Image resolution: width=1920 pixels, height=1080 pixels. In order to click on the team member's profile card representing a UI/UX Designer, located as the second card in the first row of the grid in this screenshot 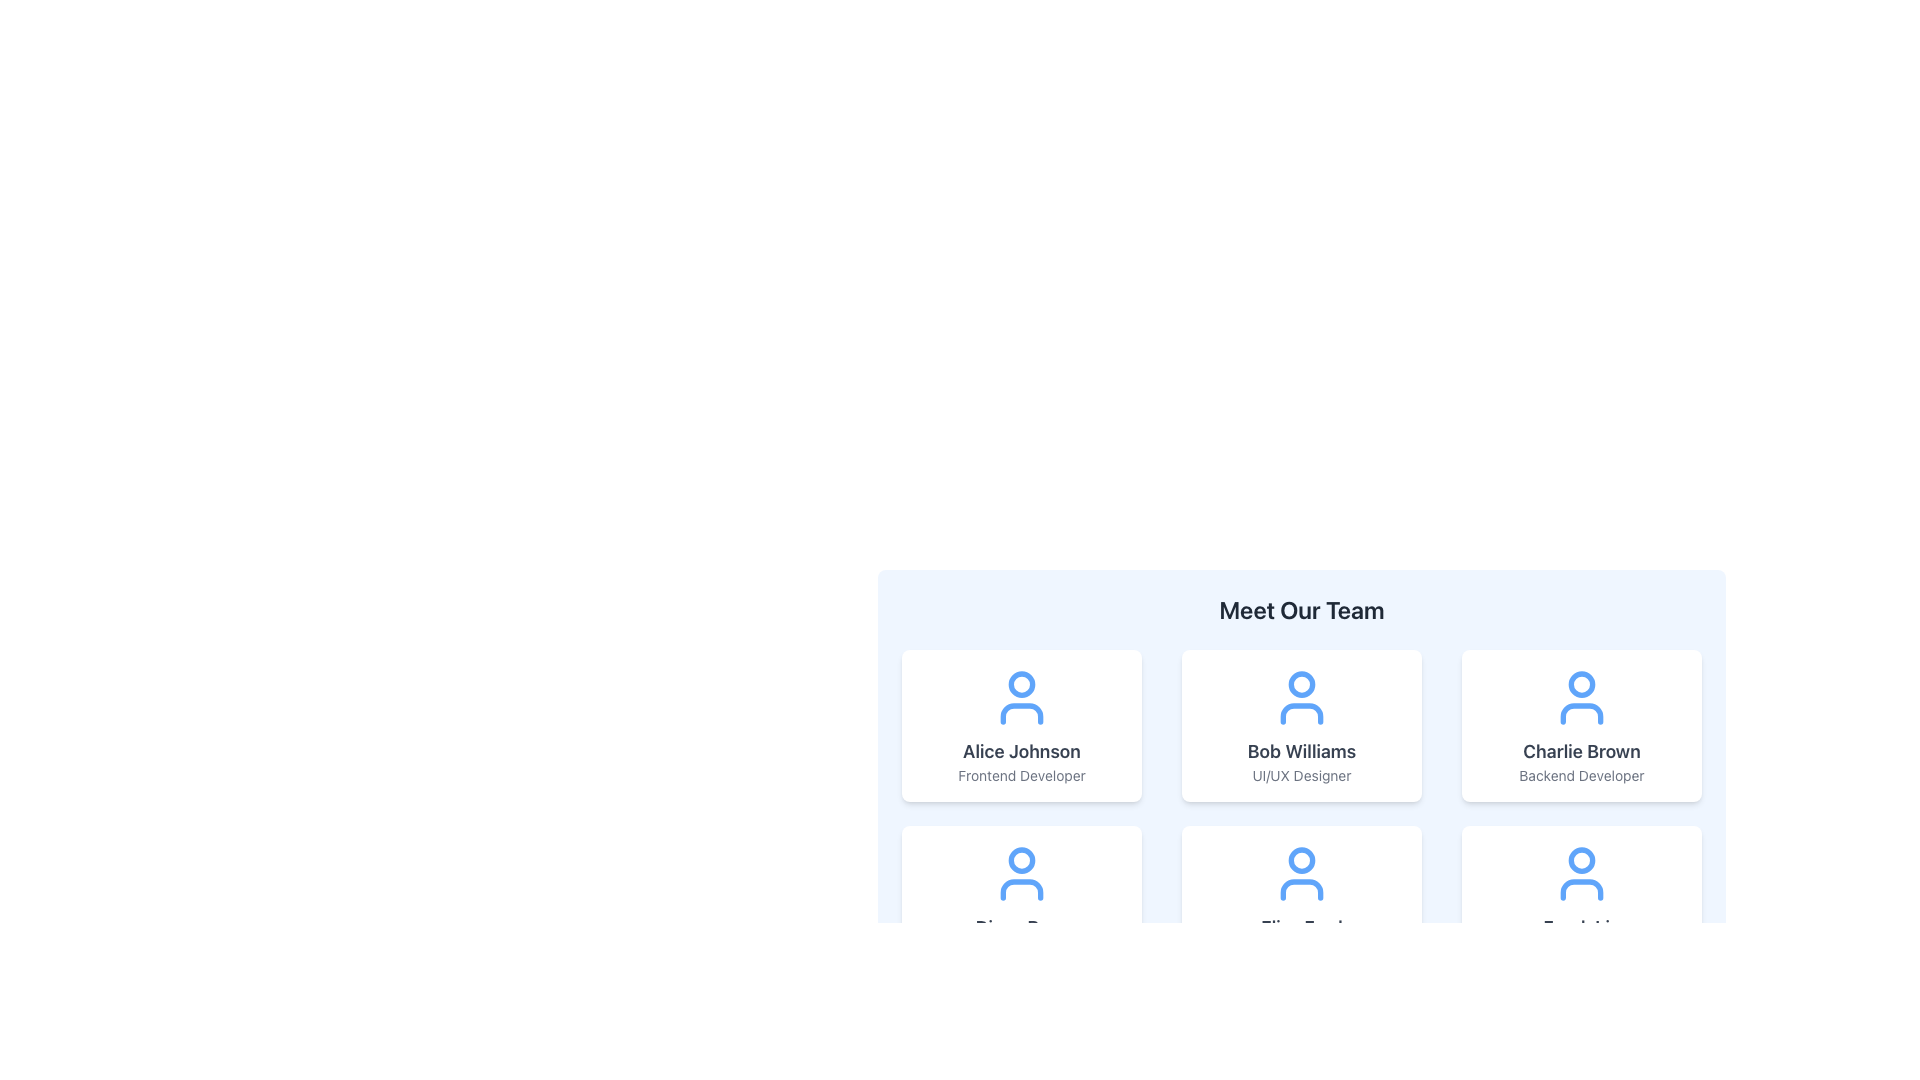, I will do `click(1301, 785)`.